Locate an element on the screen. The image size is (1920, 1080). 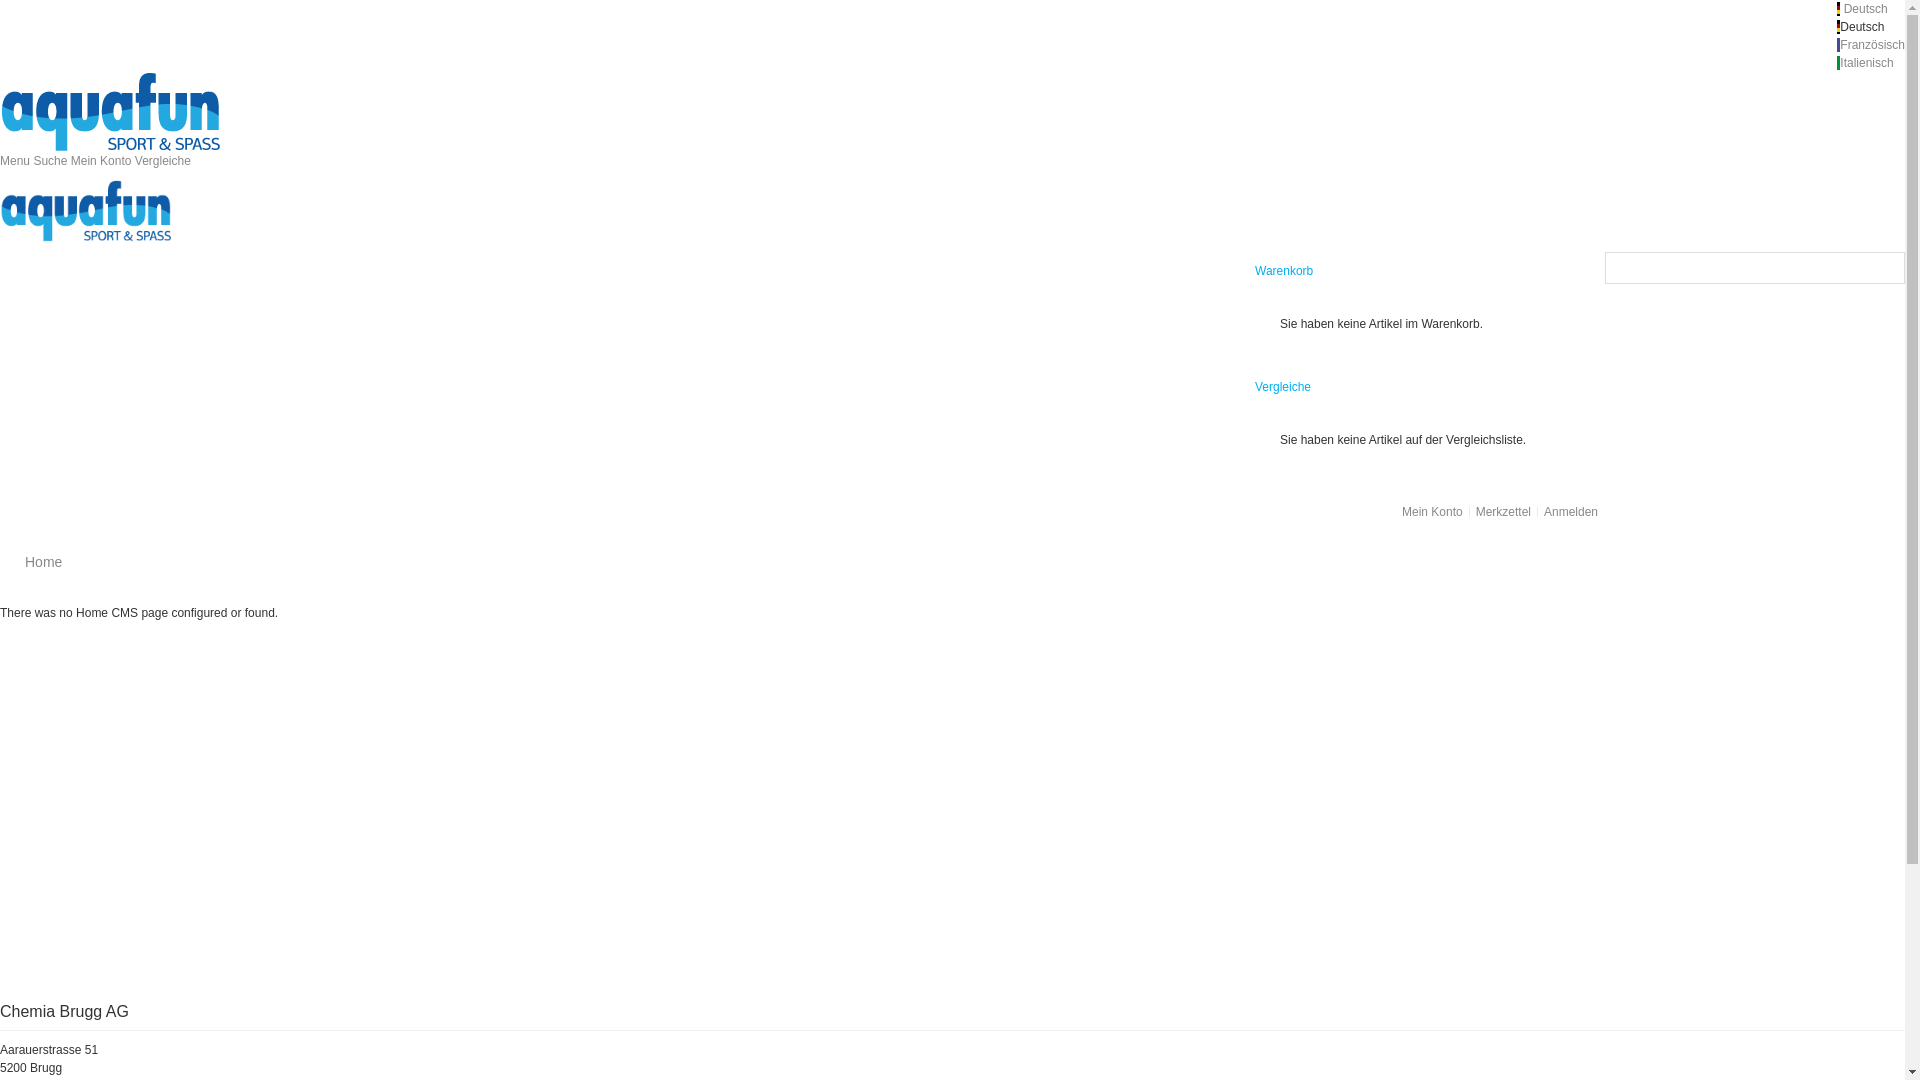
'Warenkorb  ' is located at coordinates (1287, 270).